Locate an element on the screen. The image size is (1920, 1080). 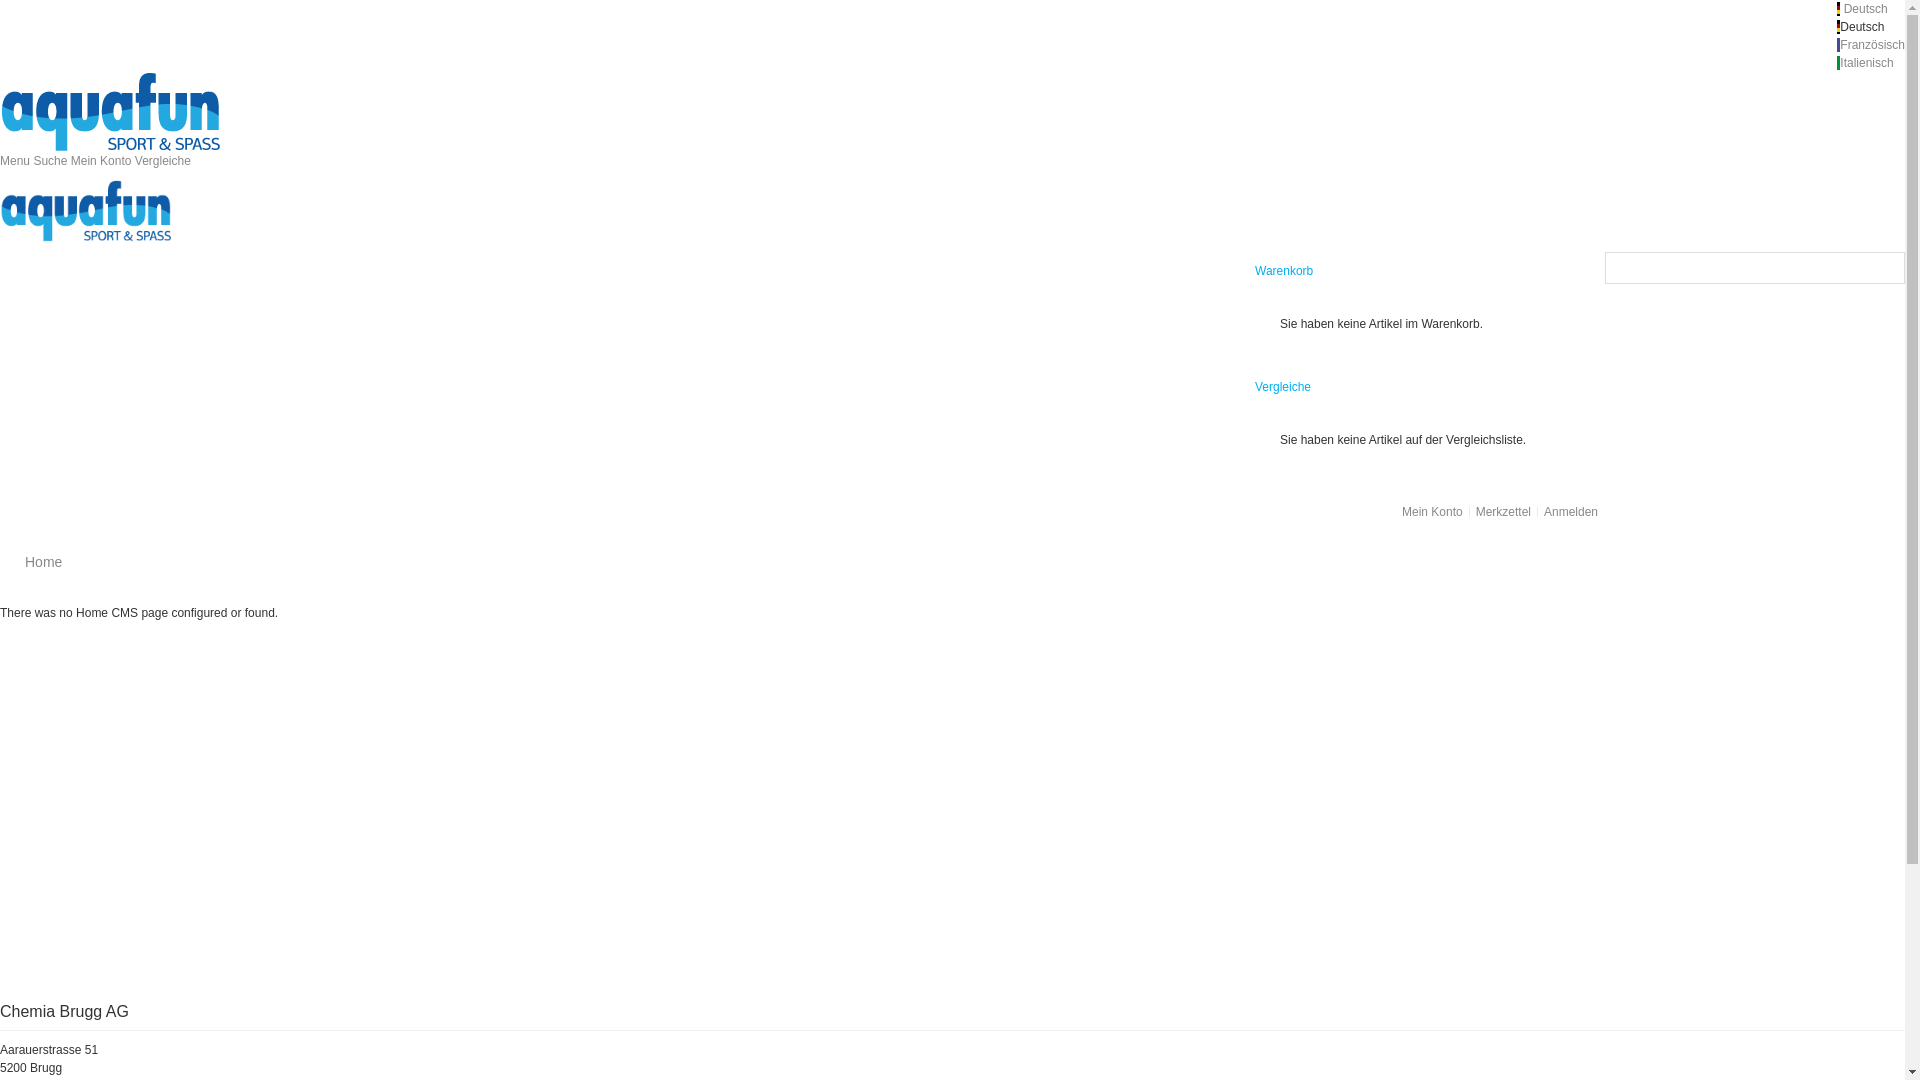
'Warenkorb  ' is located at coordinates (1287, 270).